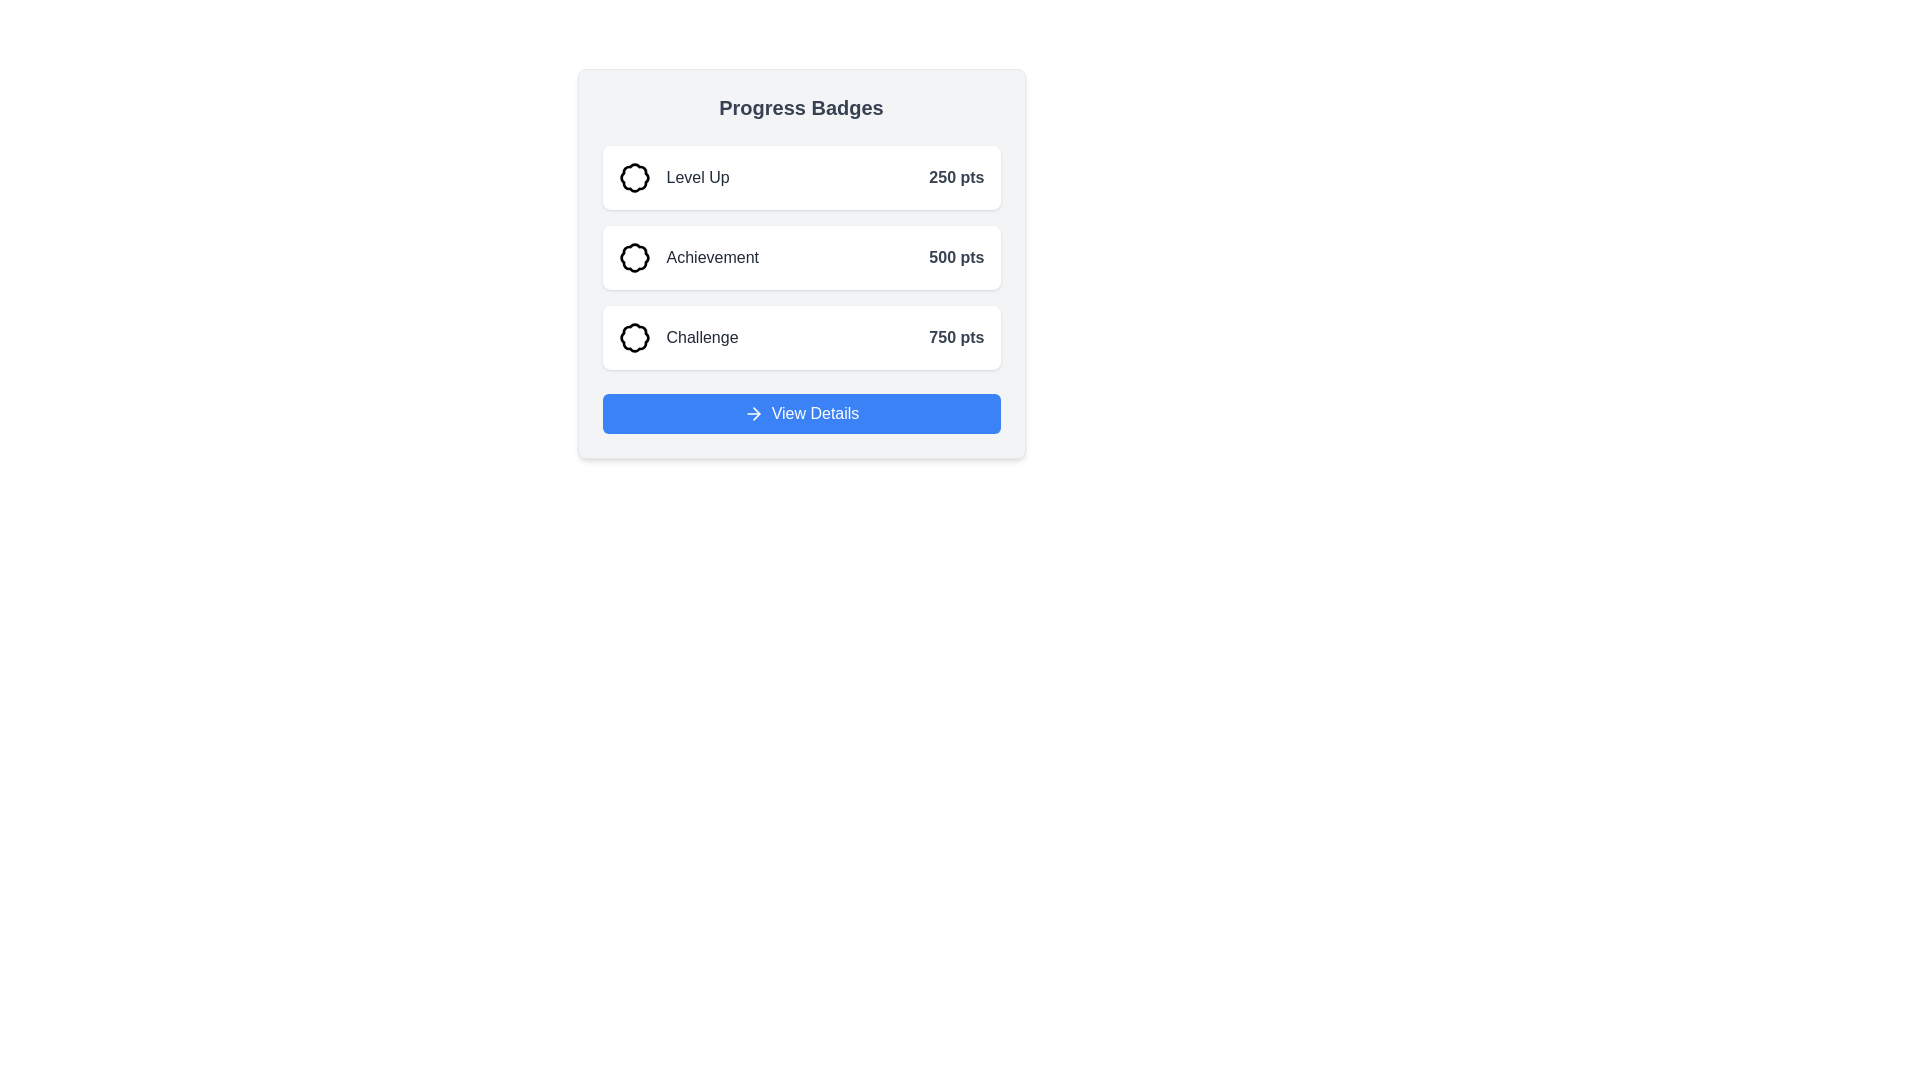 The width and height of the screenshot is (1920, 1080). I want to click on the 'Level Up' badge icon, so click(633, 176).